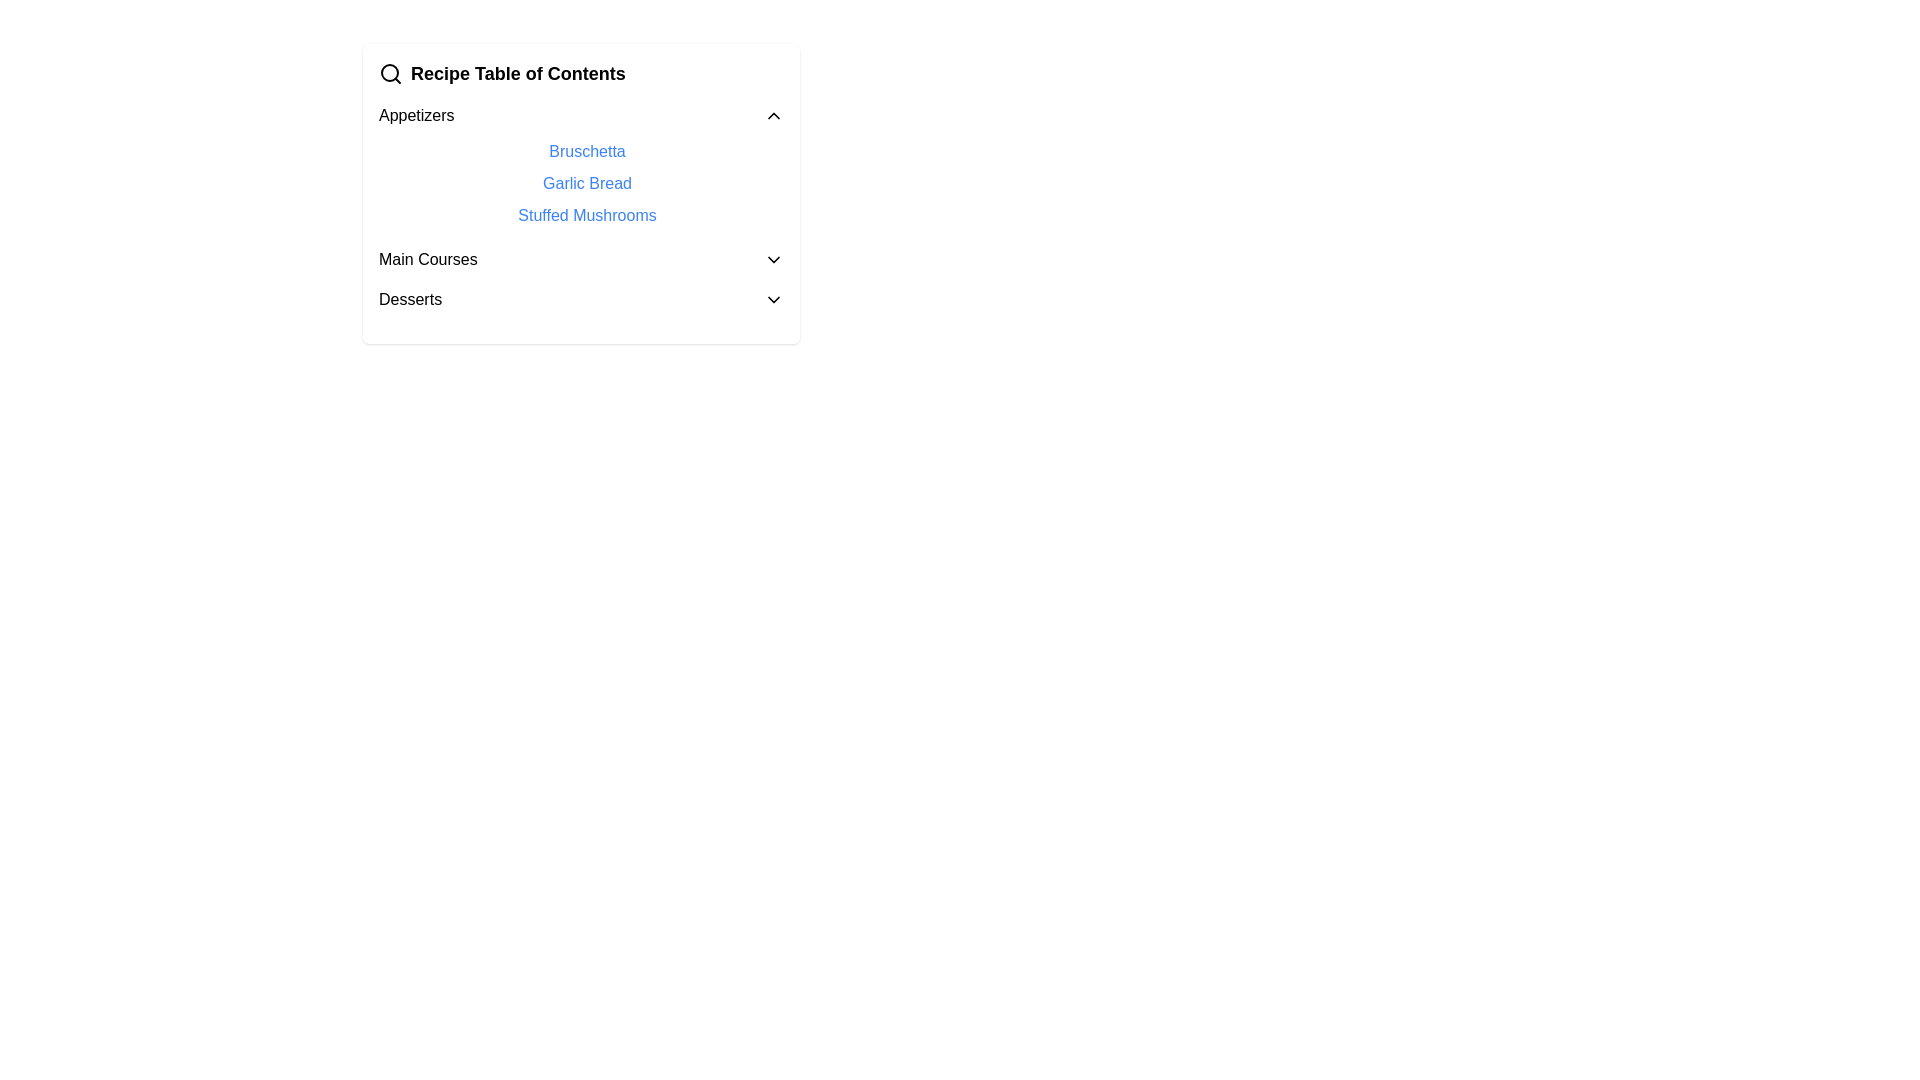 The height and width of the screenshot is (1080, 1920). I want to click on the text label 'Desserts', which is styled in bold and serves as a section heading in the 'Main Courses' section, positioned next to a dropdown arrow icon, so click(409, 300).